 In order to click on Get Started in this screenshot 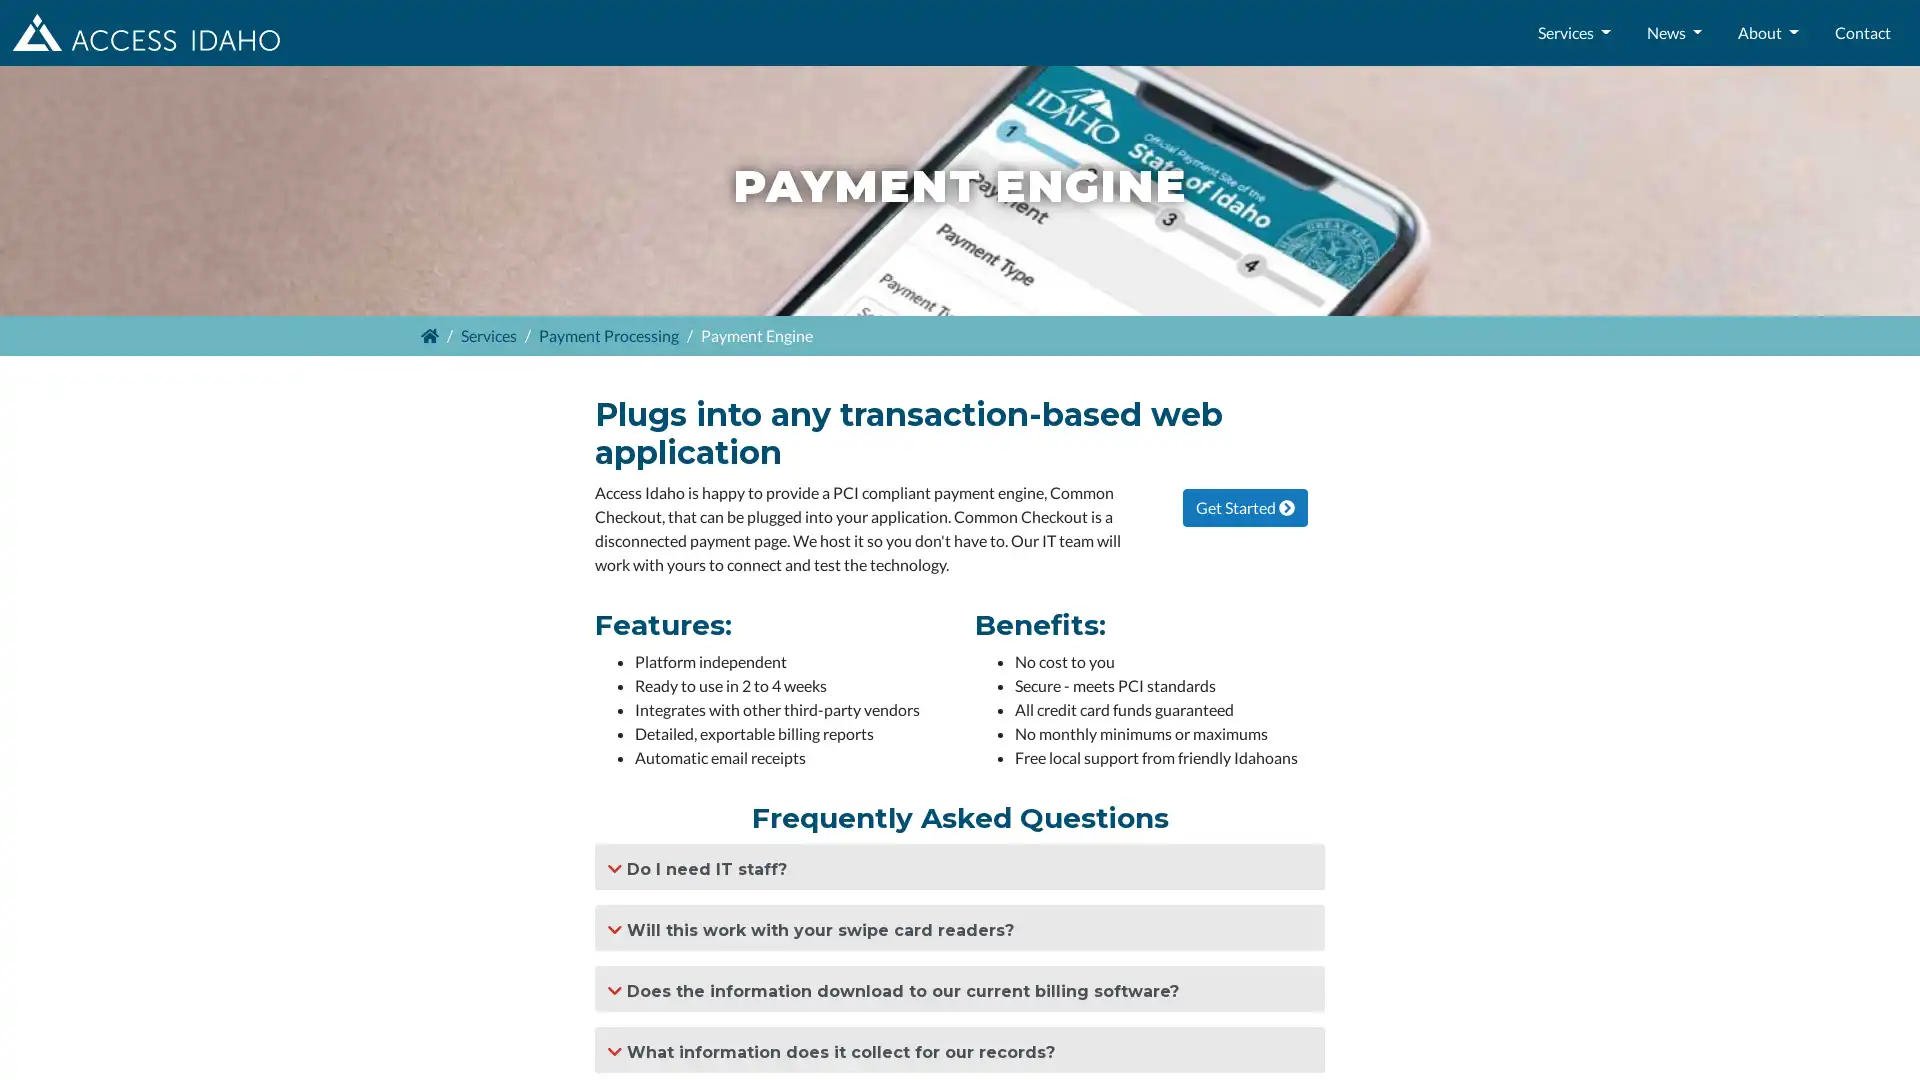, I will do `click(1243, 505)`.